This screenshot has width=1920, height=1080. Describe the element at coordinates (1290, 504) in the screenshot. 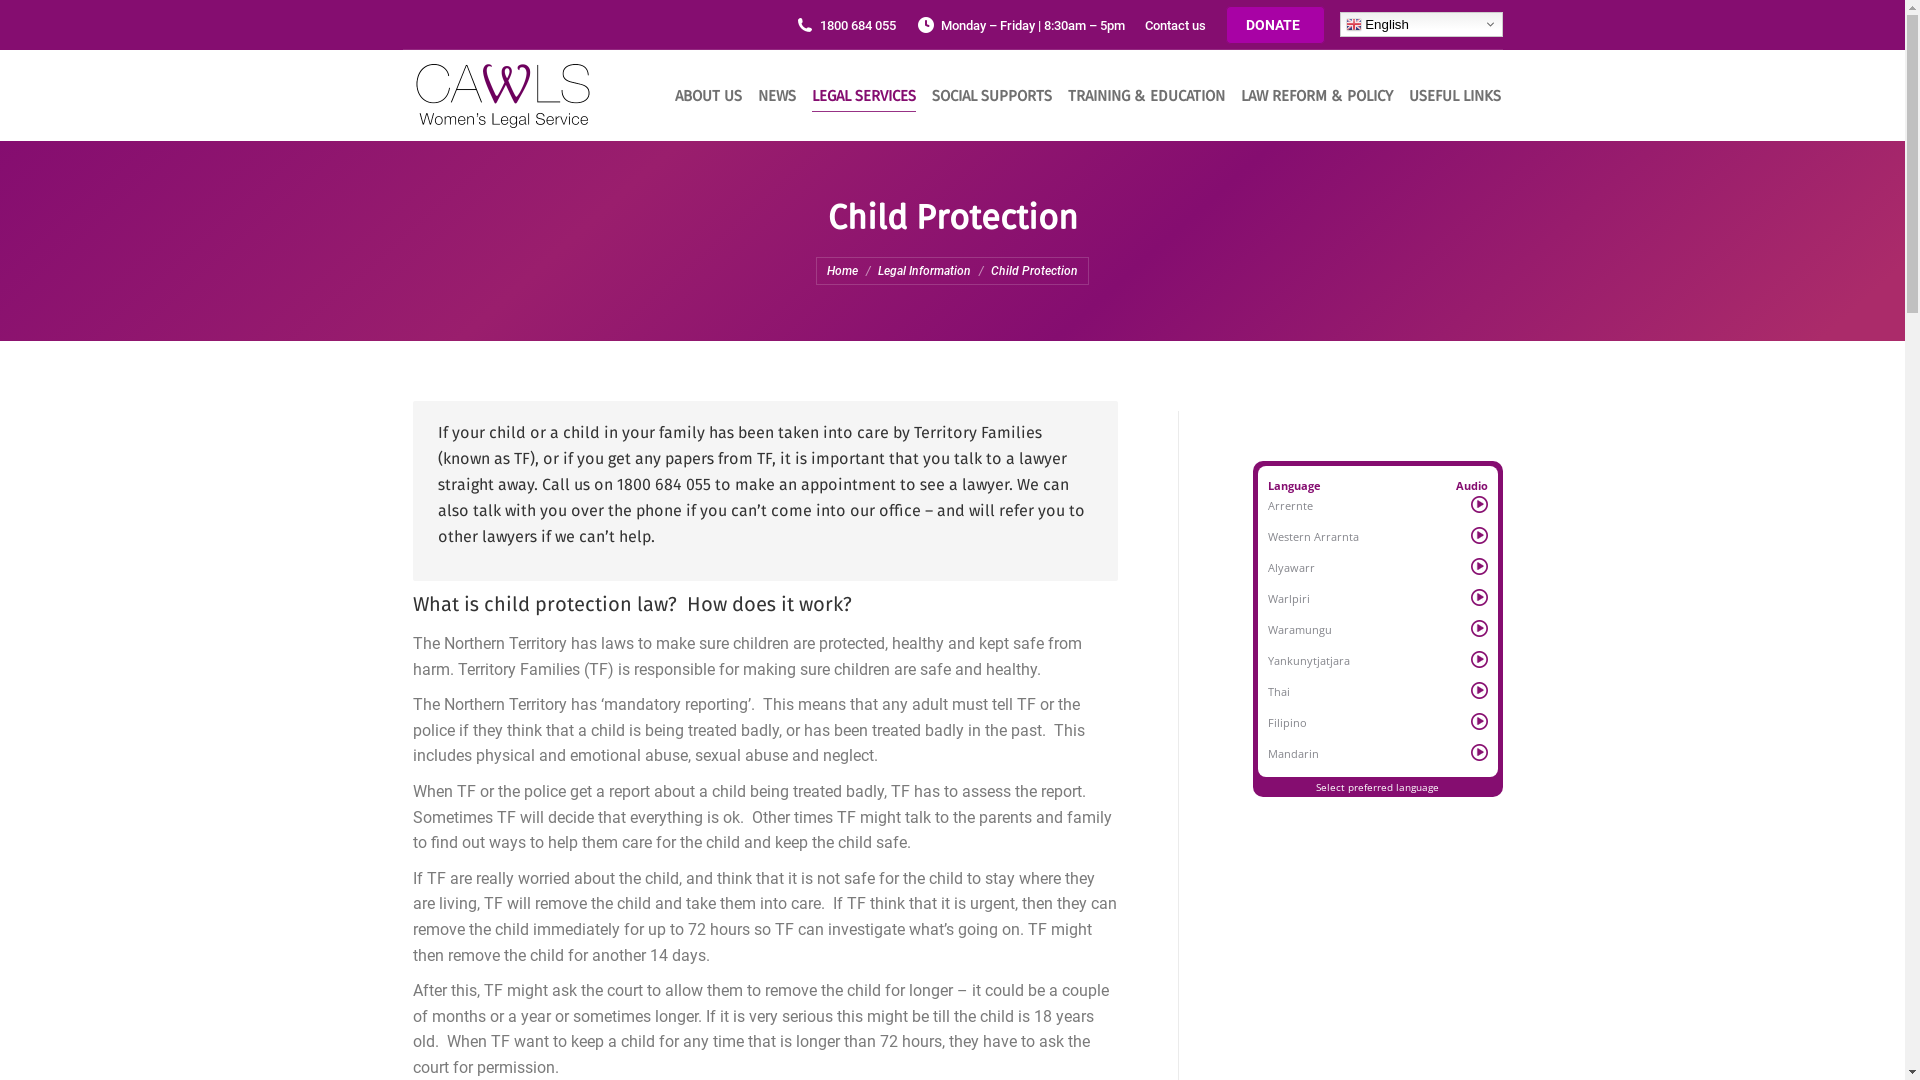

I see `'Arrernte'` at that location.